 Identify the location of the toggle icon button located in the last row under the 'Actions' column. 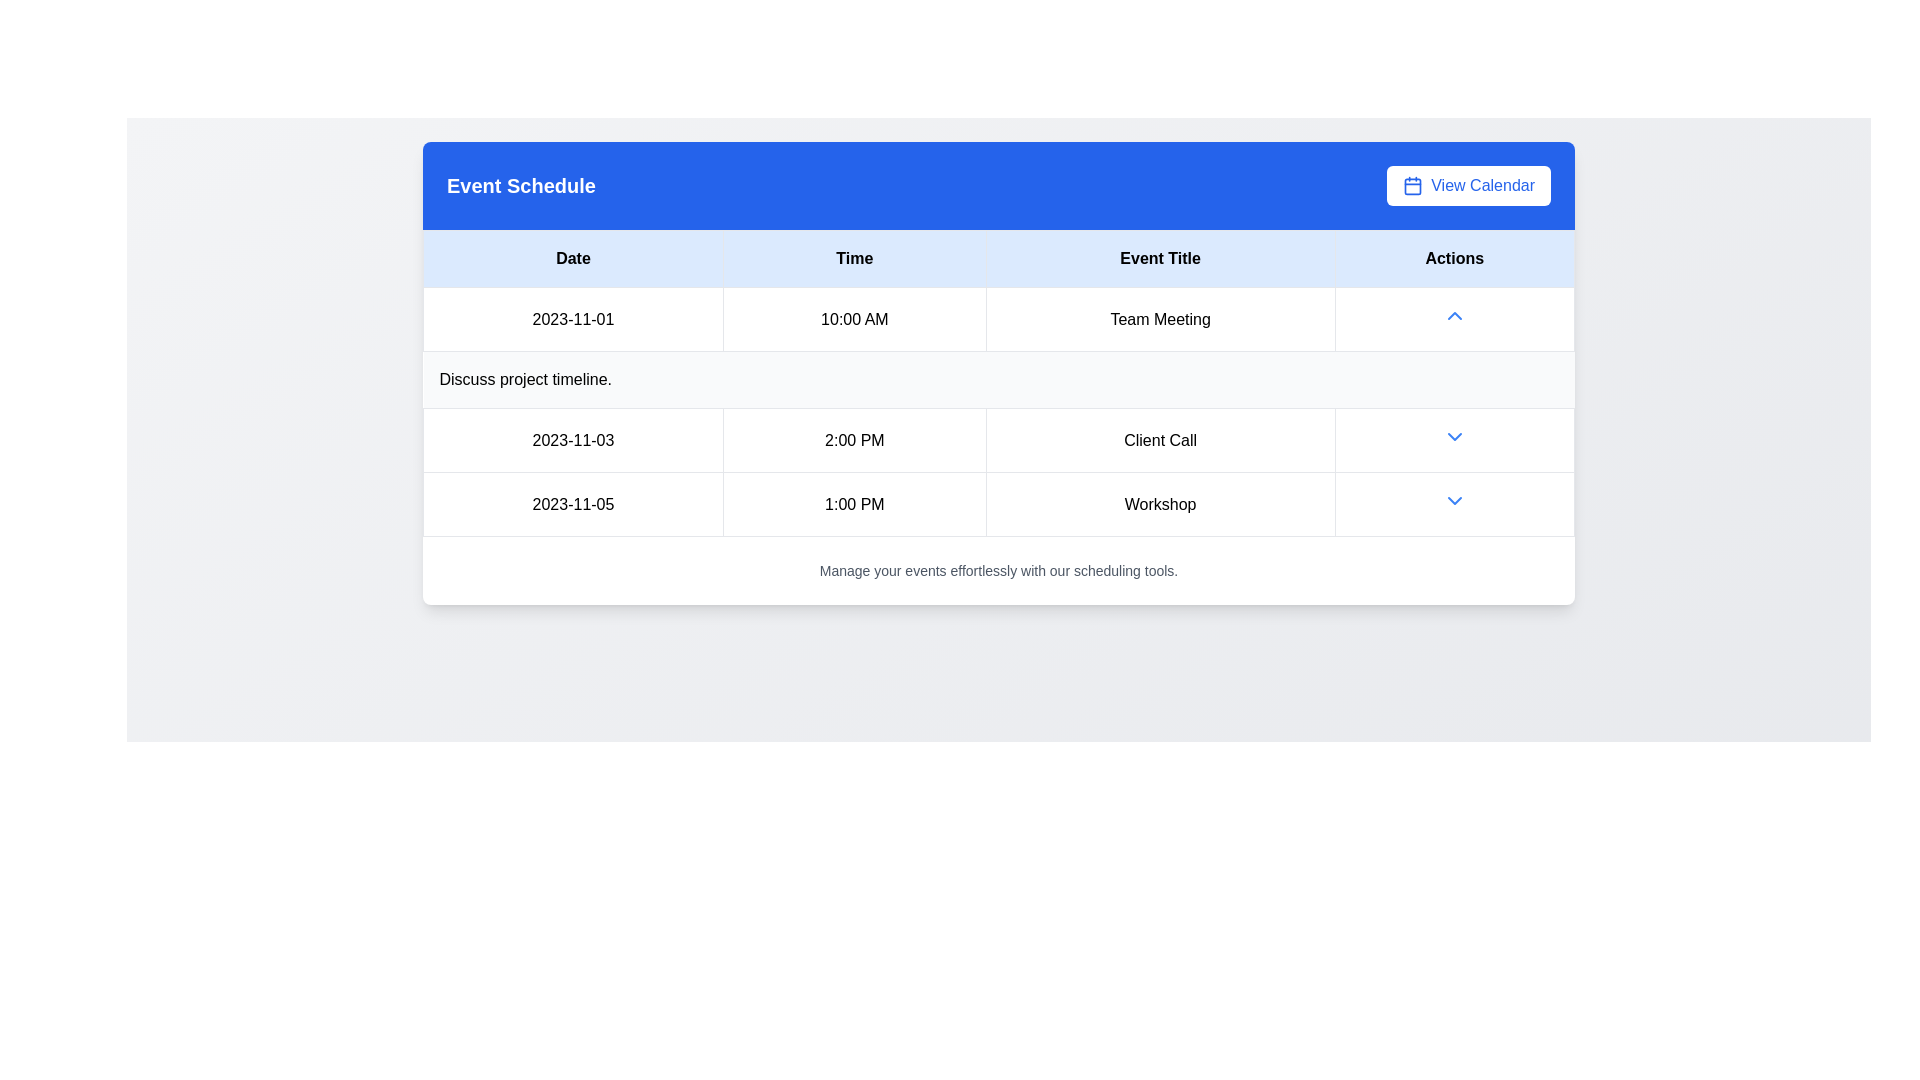
(1454, 500).